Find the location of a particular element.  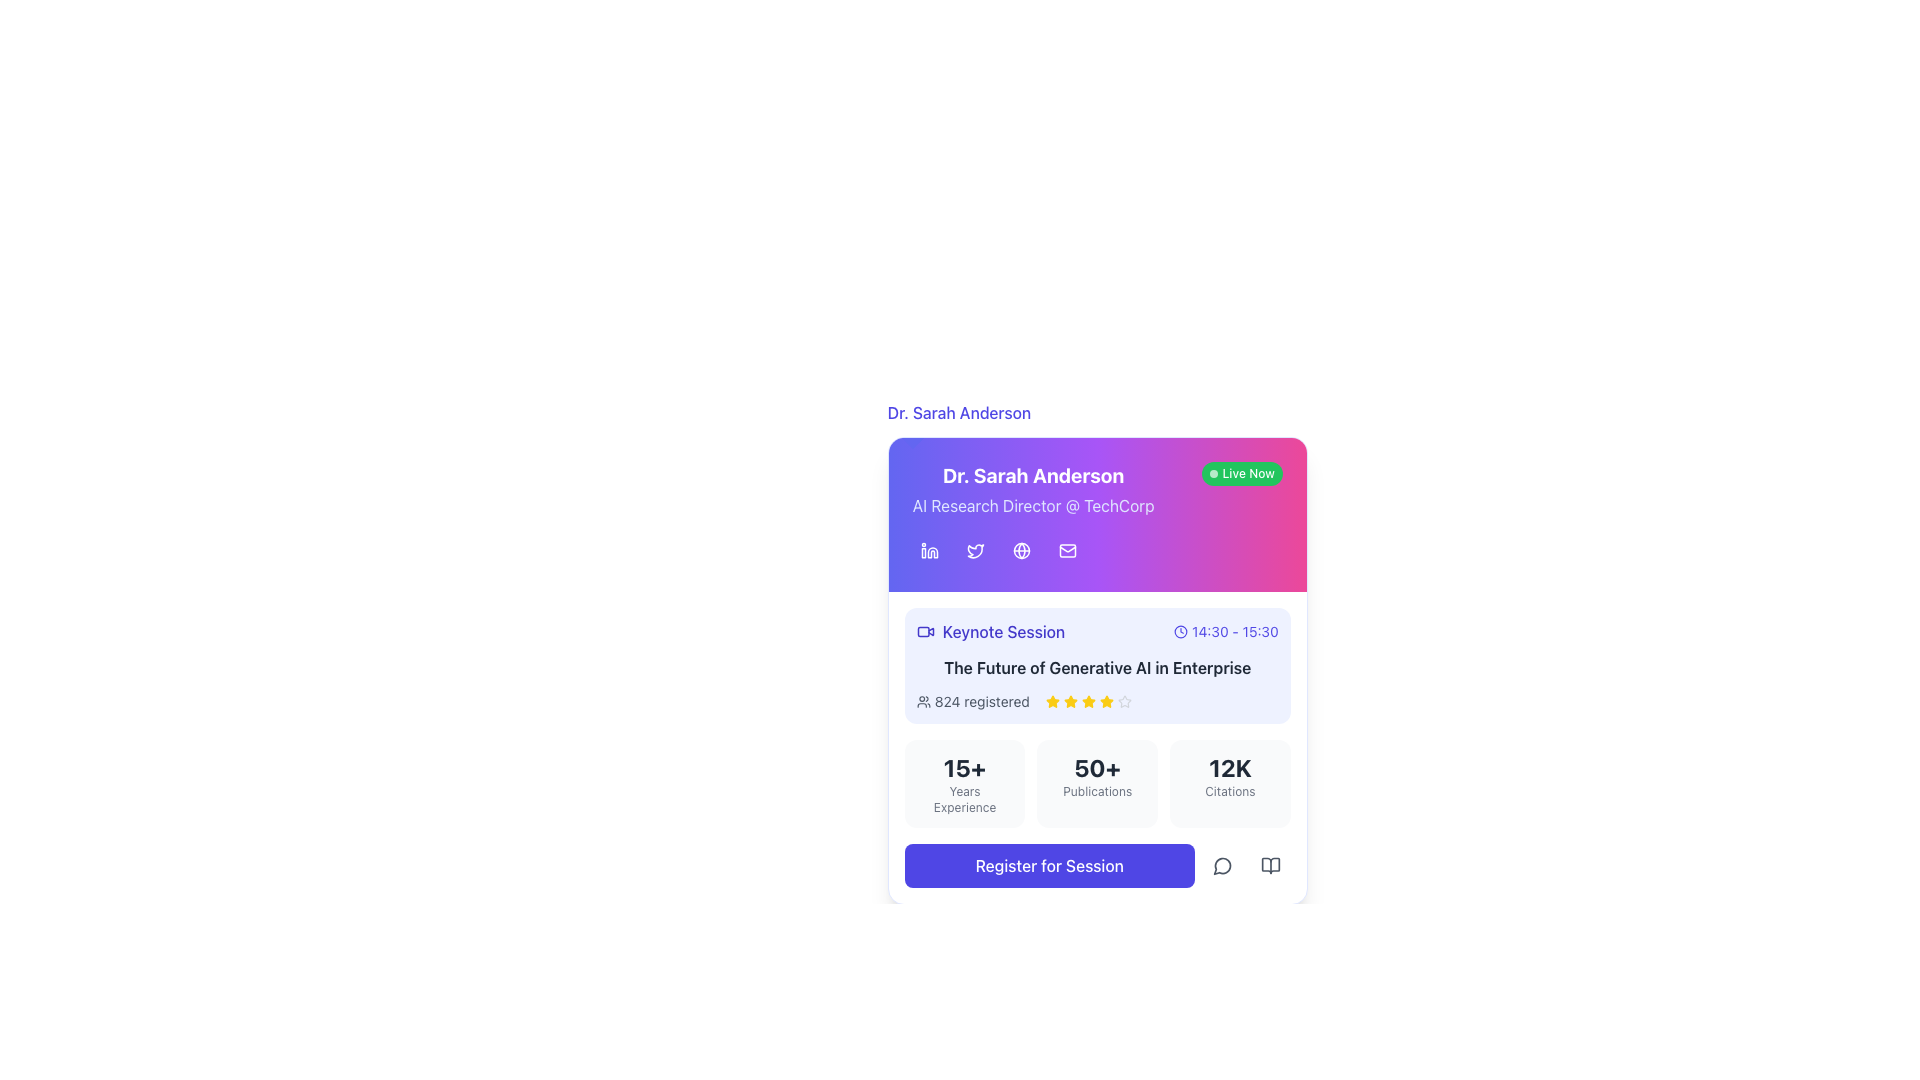

the icon in the bottom-right area of the card interface is located at coordinates (1269, 865).